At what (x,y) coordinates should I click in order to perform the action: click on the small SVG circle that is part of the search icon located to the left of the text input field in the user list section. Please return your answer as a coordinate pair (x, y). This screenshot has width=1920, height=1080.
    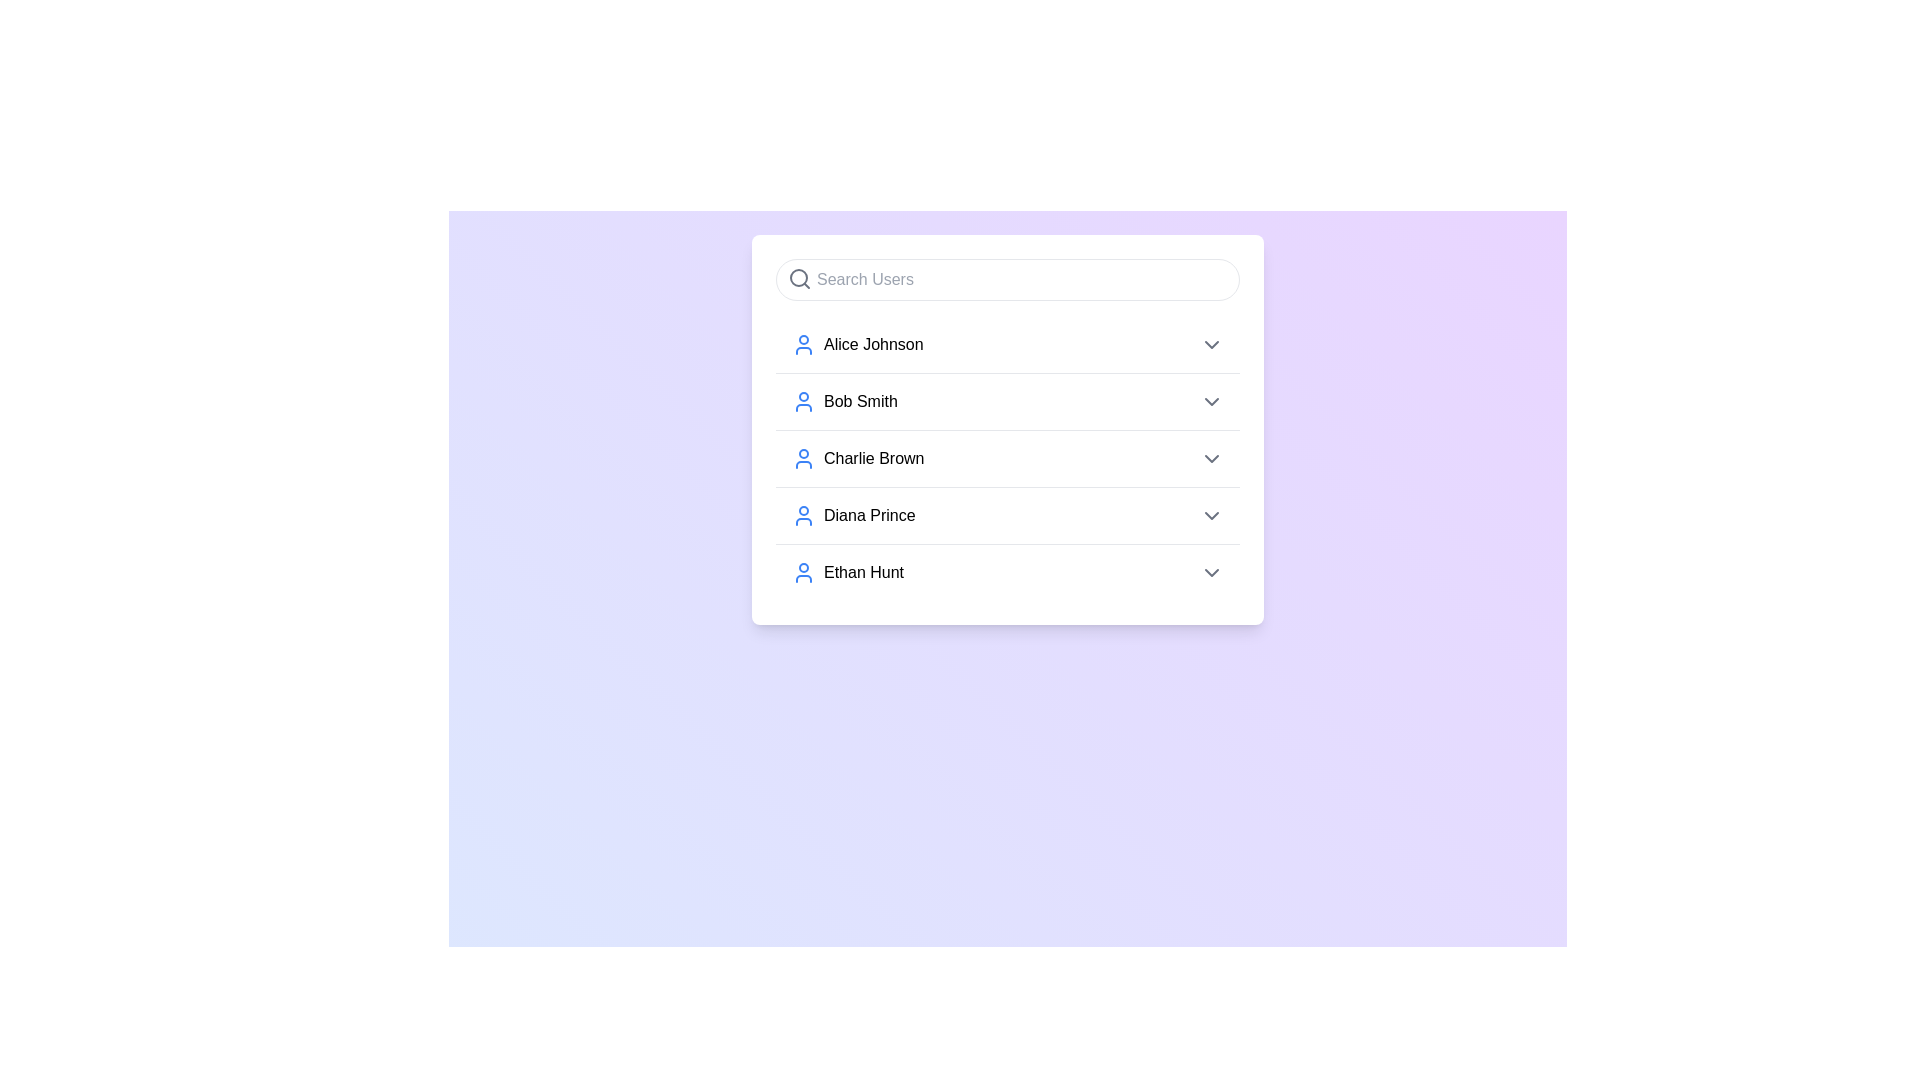
    Looking at the image, I should click on (797, 277).